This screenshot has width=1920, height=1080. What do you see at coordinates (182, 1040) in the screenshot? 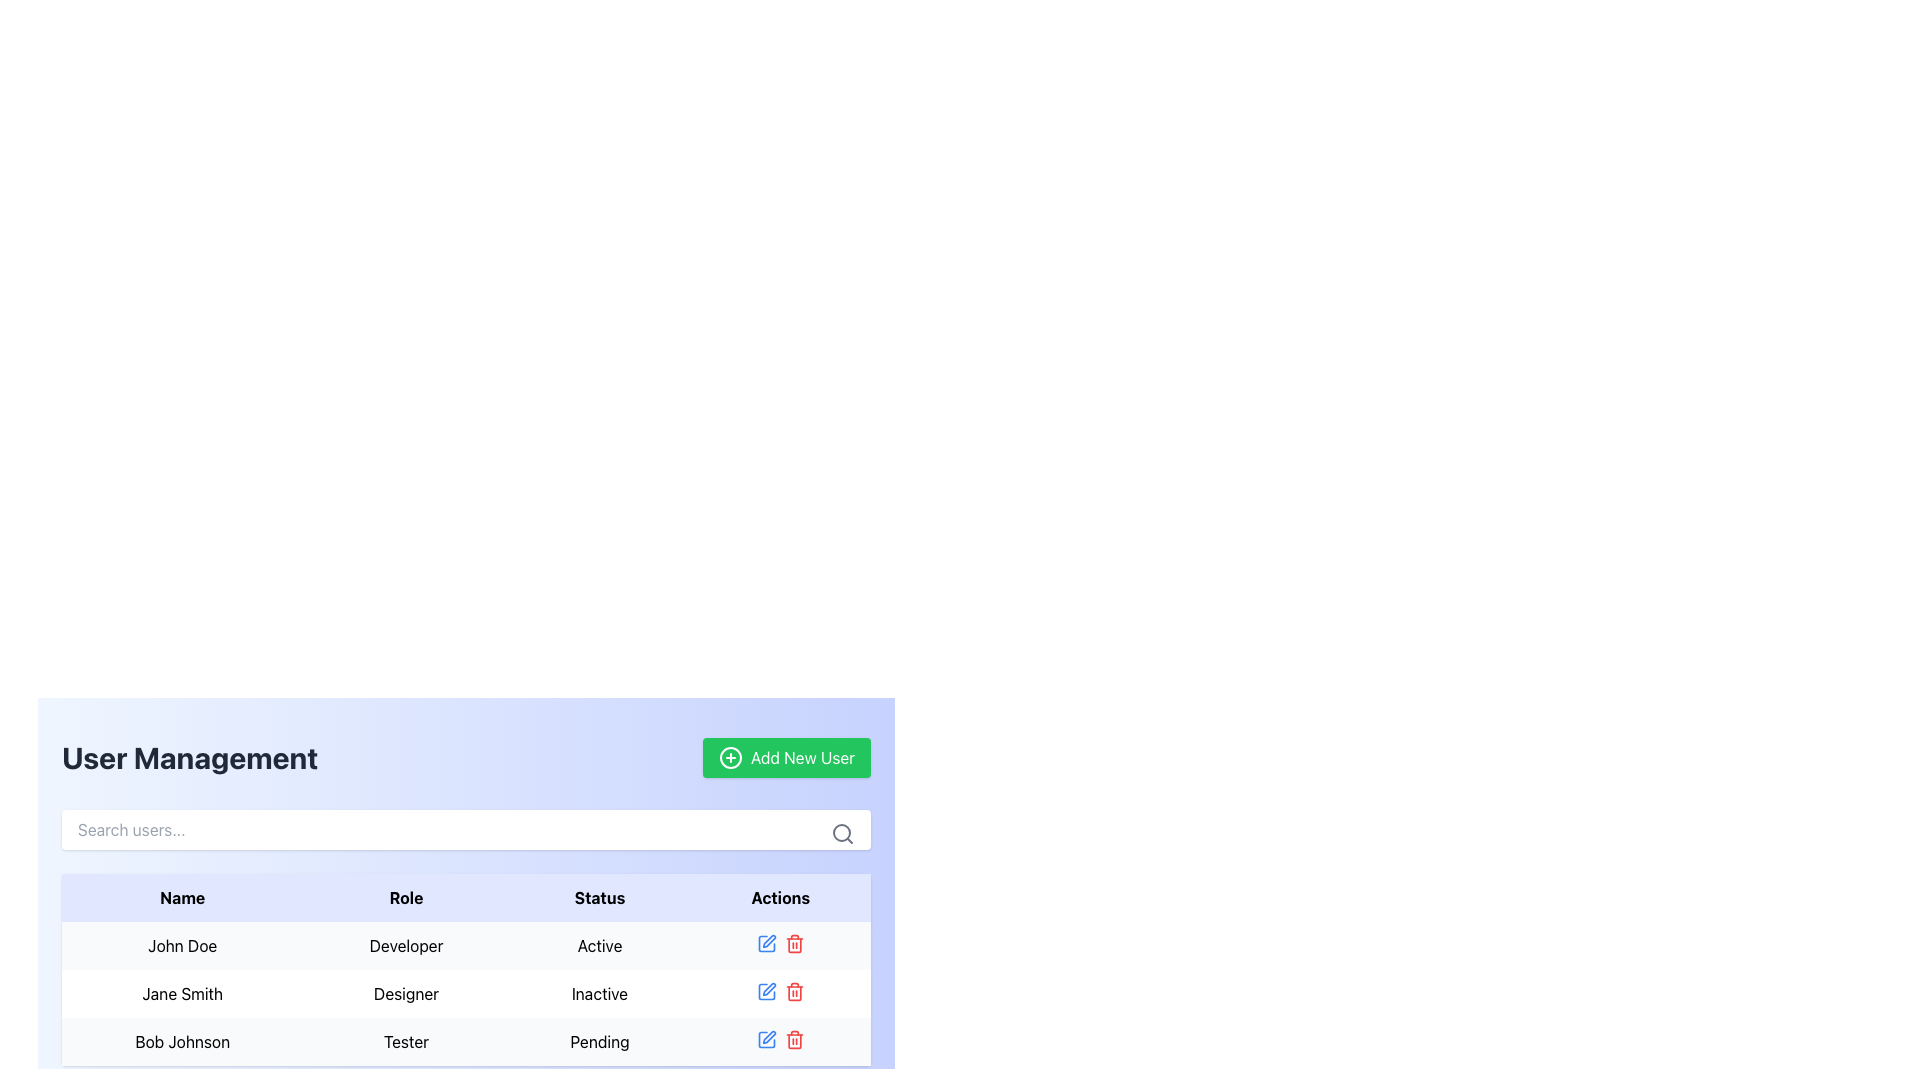
I see `the text label displaying the name of a user, located in the third row of the user management table under the 'Name' column` at bounding box center [182, 1040].